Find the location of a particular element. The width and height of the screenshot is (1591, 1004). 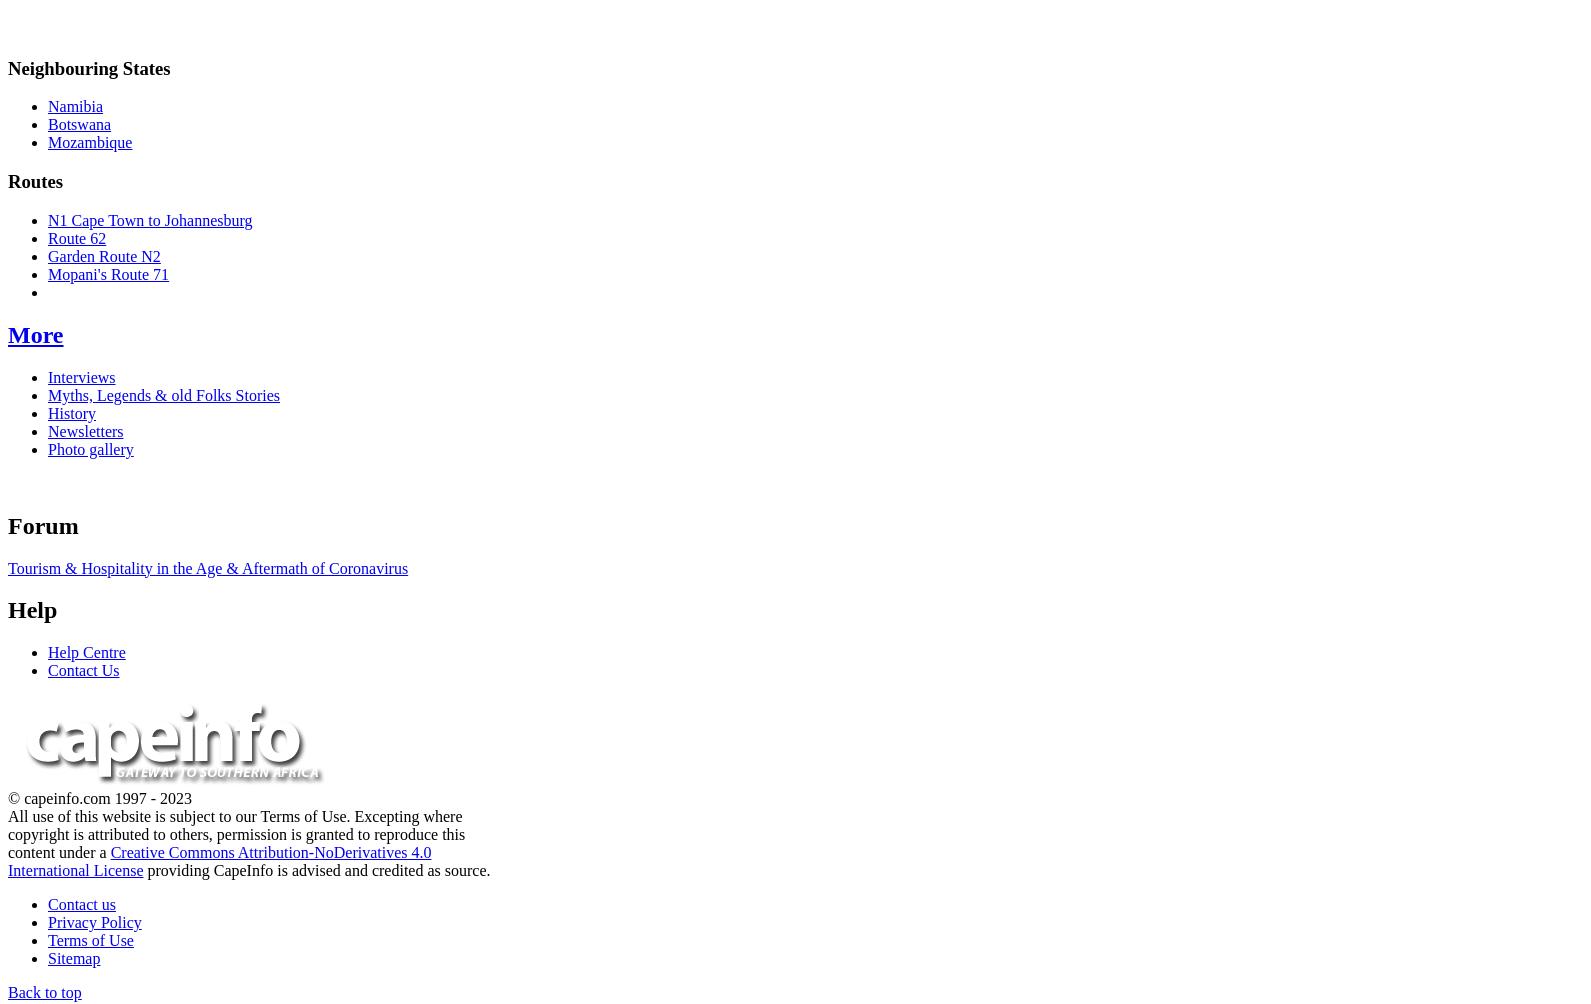

'Terms of Use' is located at coordinates (48, 939).